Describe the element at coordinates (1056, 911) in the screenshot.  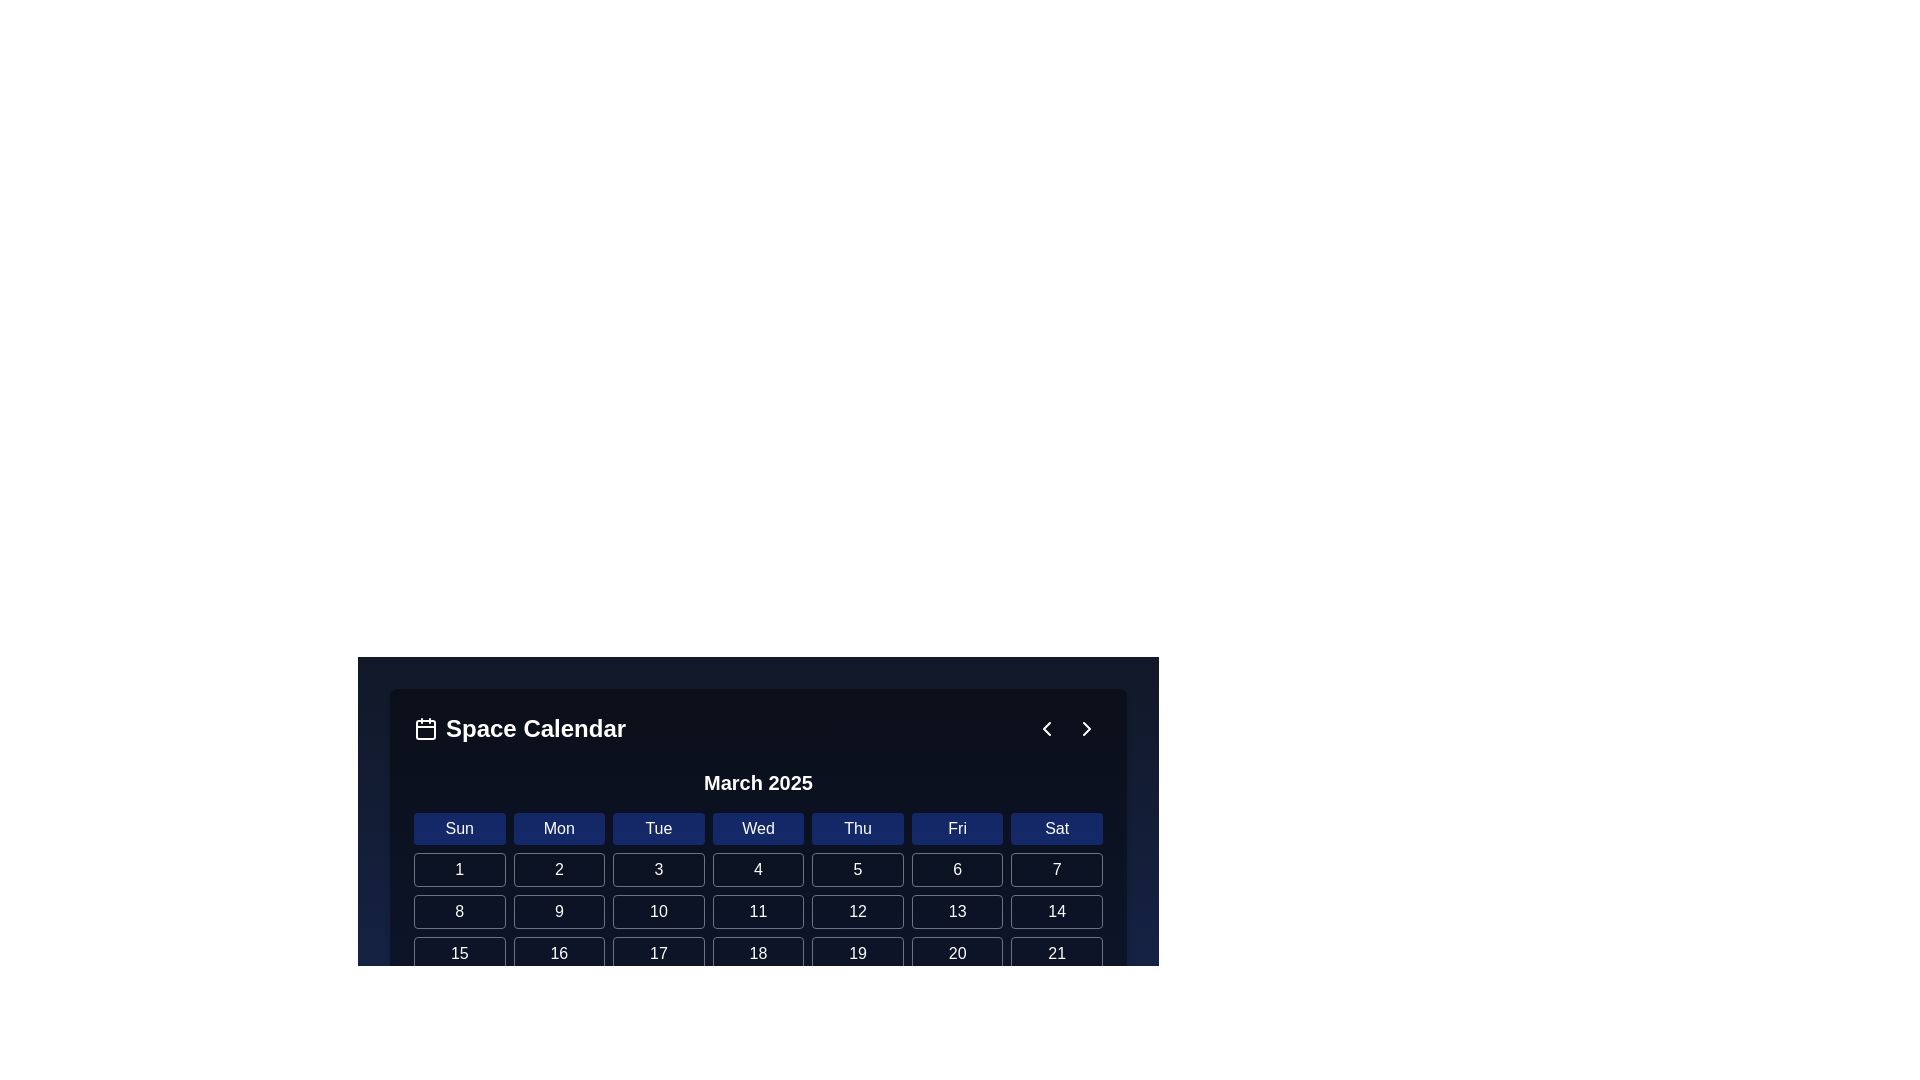
I see `the calendar date button representing the 14th of the month` at that location.